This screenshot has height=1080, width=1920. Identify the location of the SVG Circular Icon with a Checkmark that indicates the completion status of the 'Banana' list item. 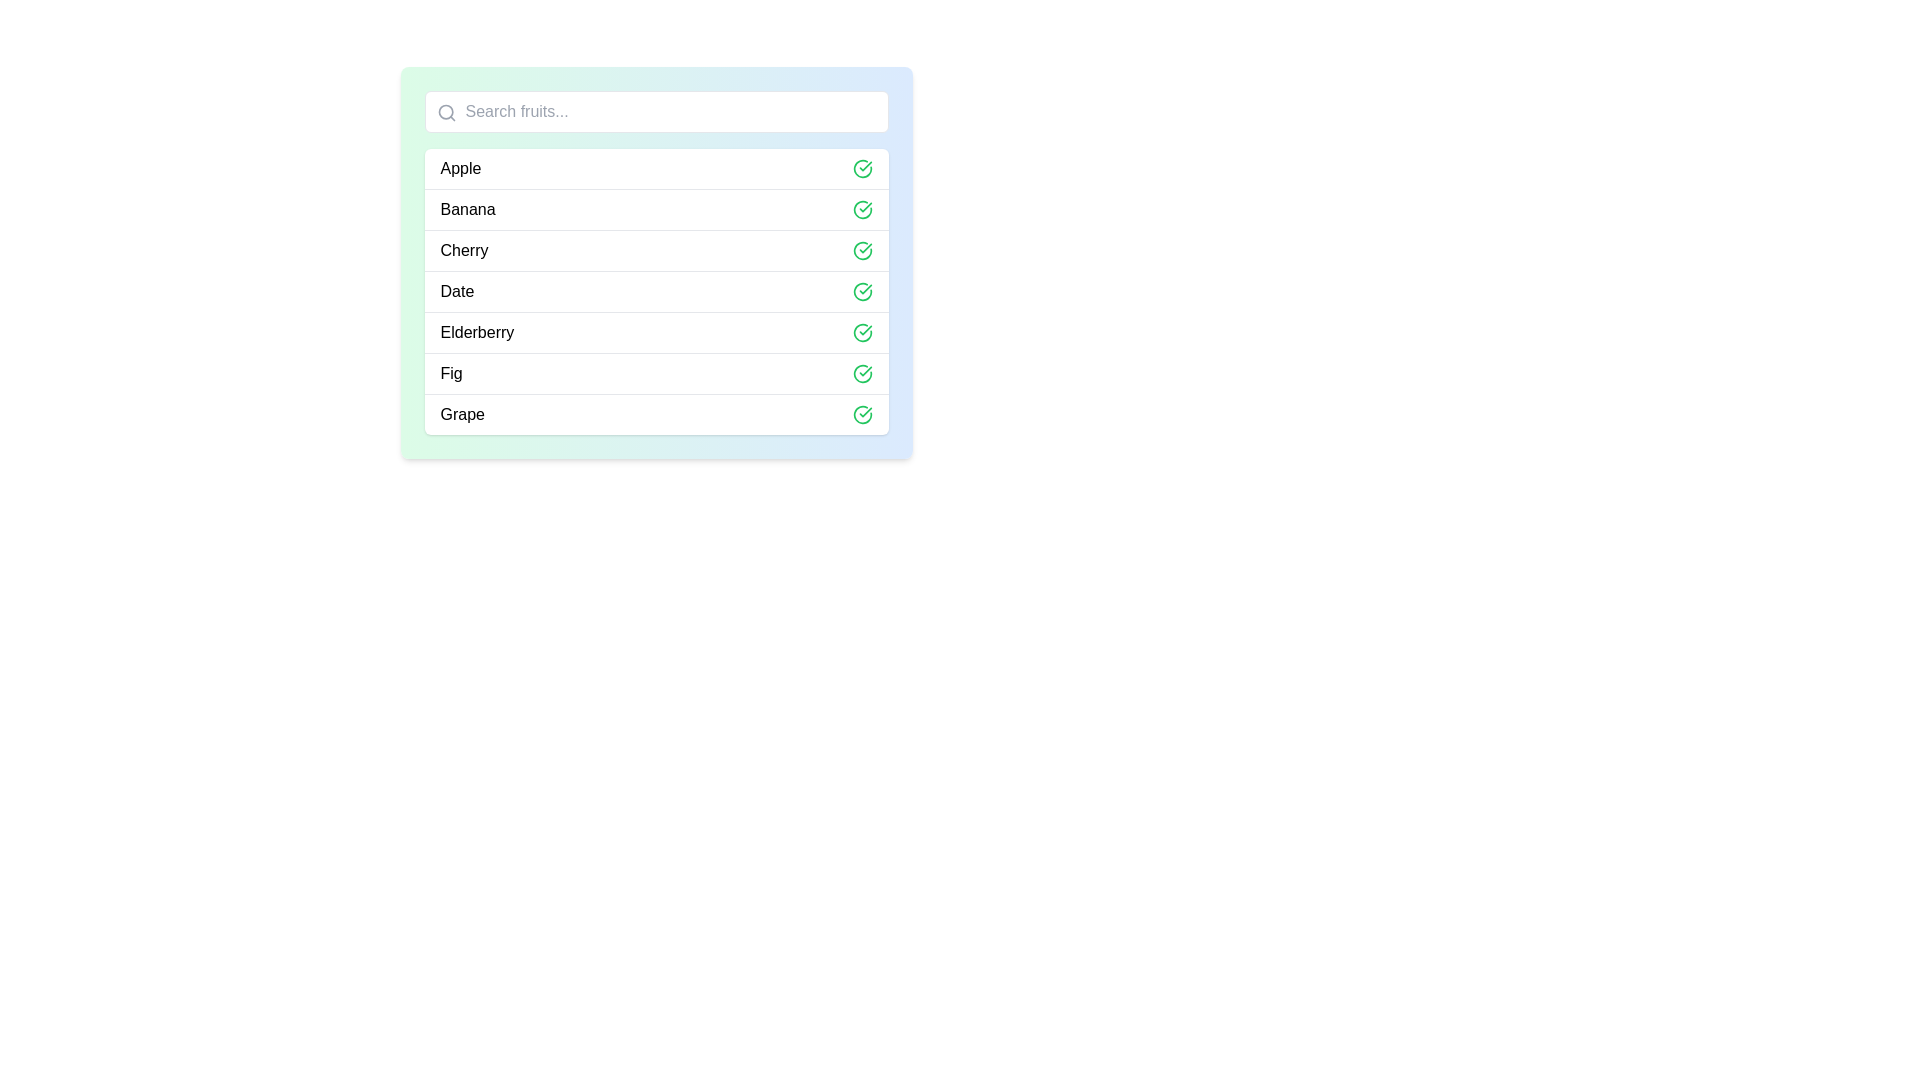
(862, 209).